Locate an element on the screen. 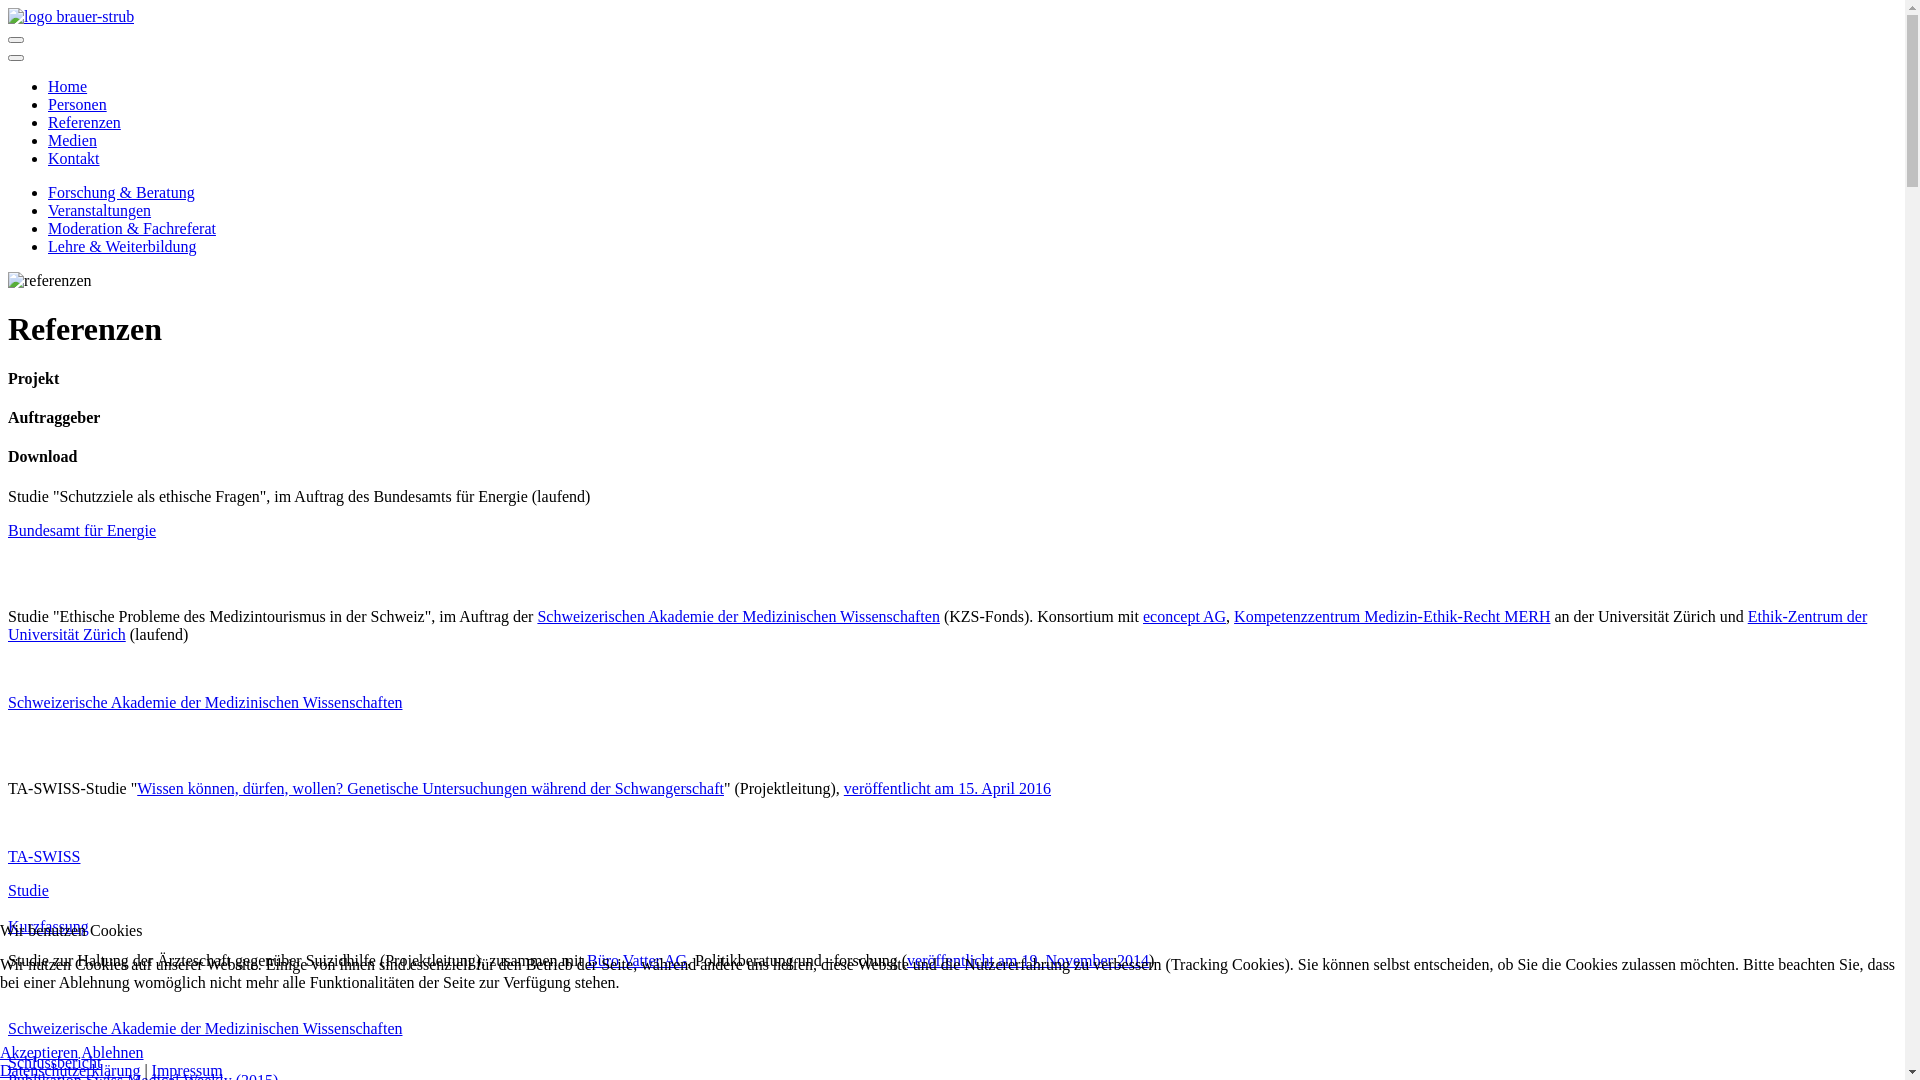 This screenshot has width=1920, height=1080. 'Kontakt' is located at coordinates (73, 157).